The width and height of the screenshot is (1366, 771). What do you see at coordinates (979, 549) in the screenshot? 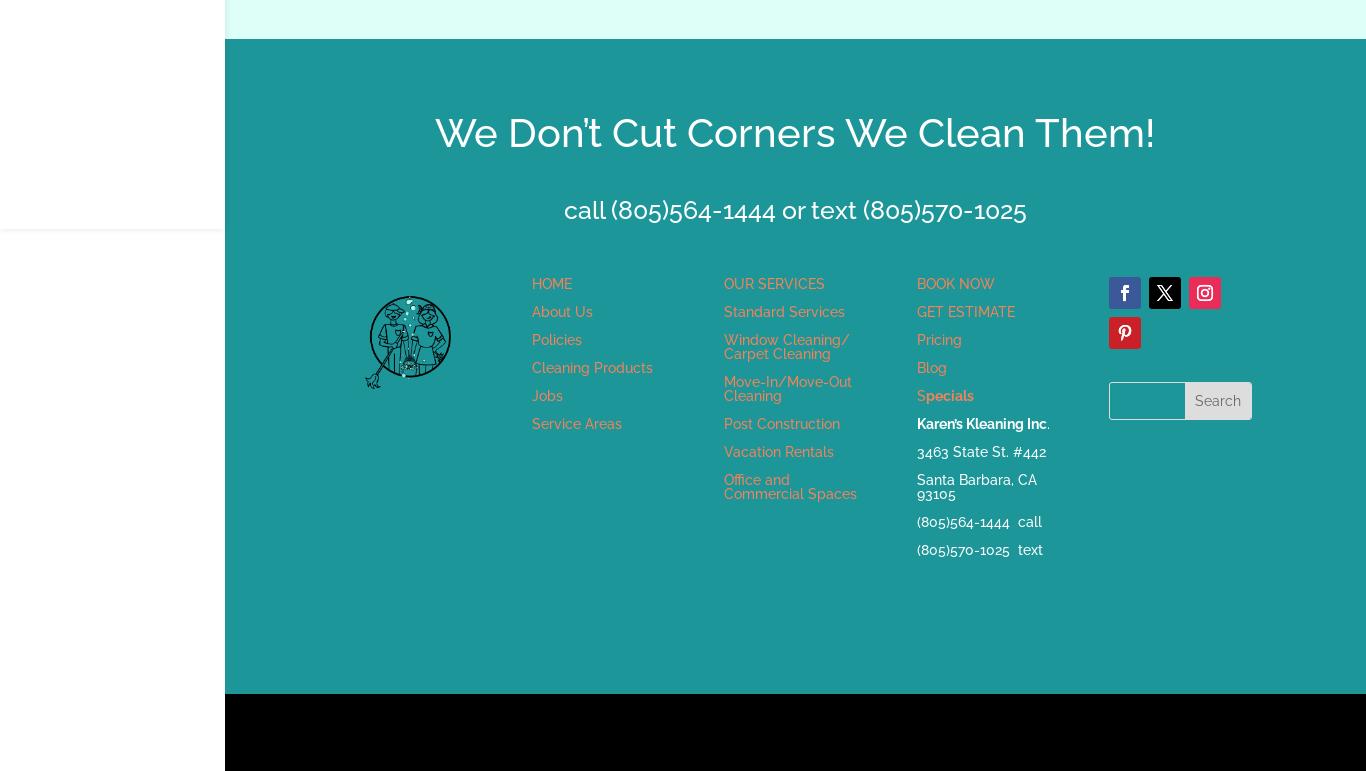
I see `'(805)570-1025  text'` at bounding box center [979, 549].